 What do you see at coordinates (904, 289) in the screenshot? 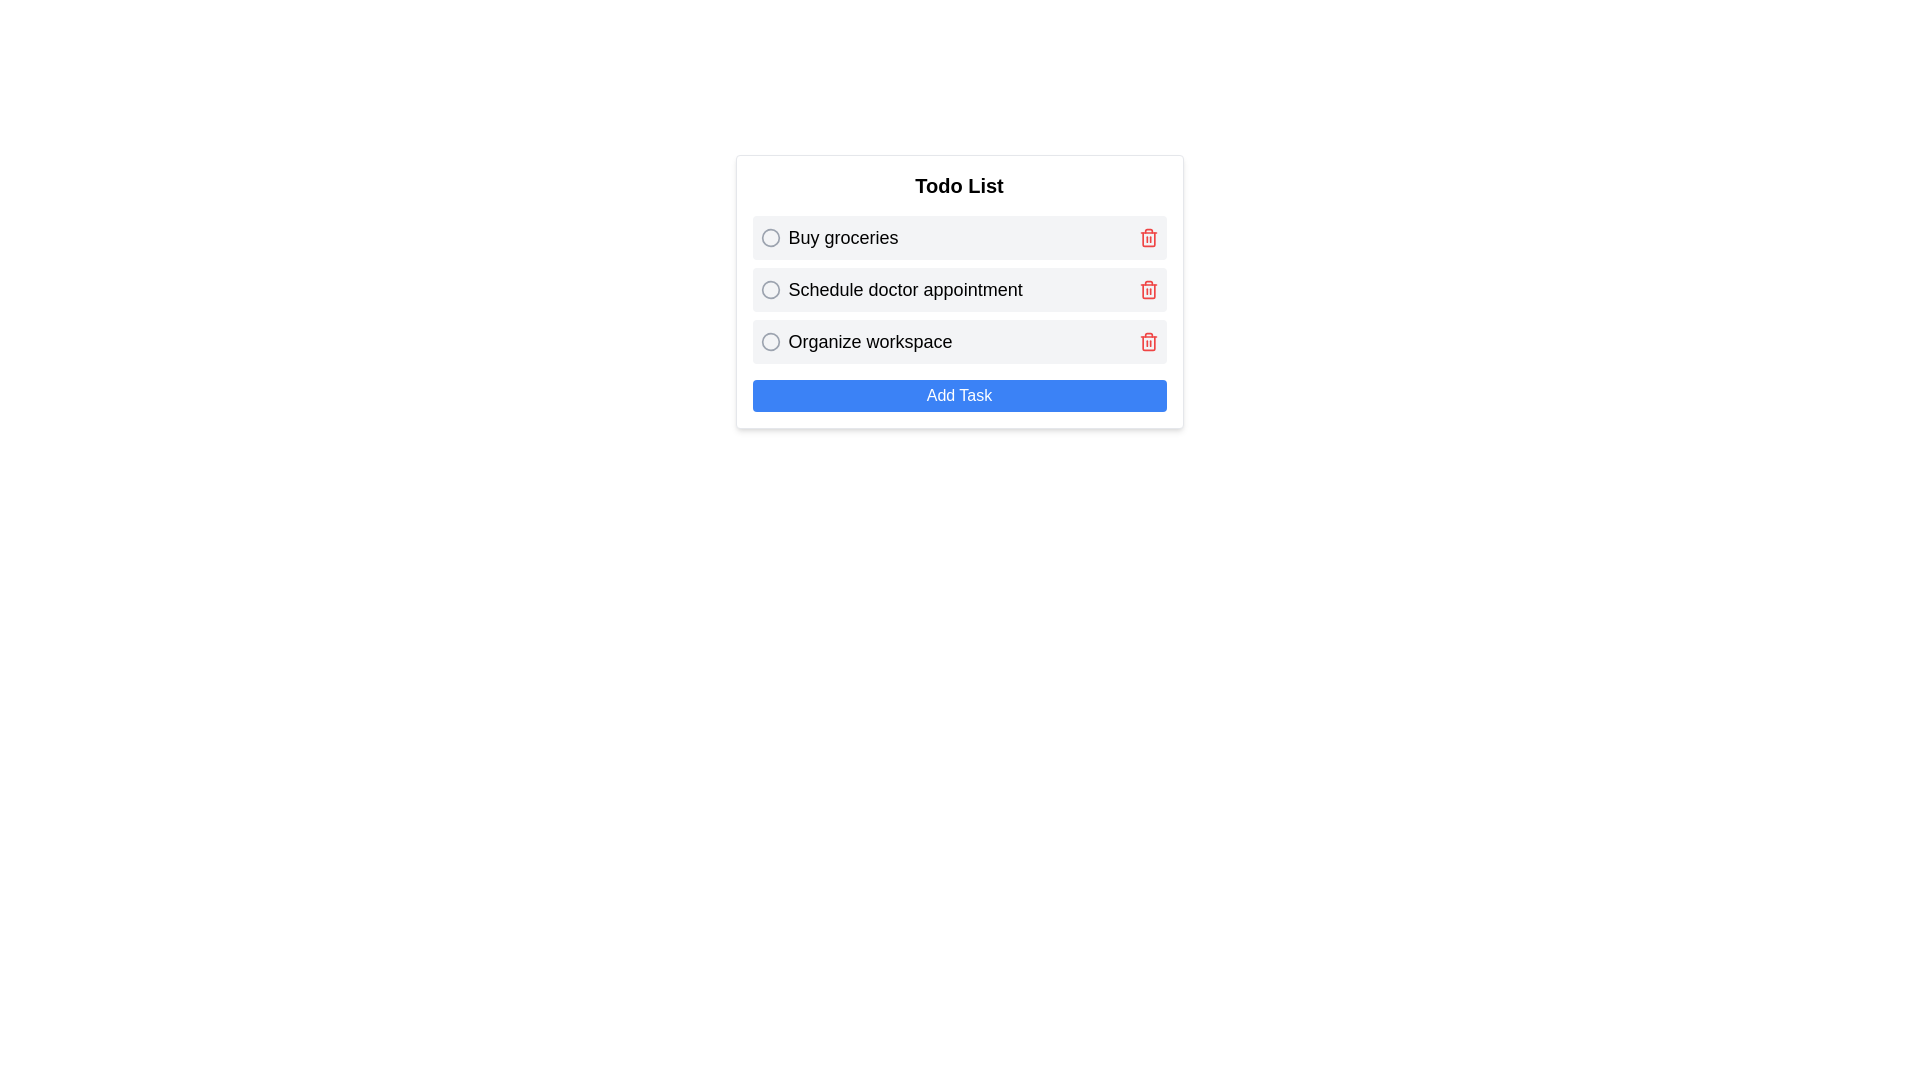
I see `the second text entry in the to-do list, which is centrally positioned in the second row below the header 'Todo List'` at bounding box center [904, 289].